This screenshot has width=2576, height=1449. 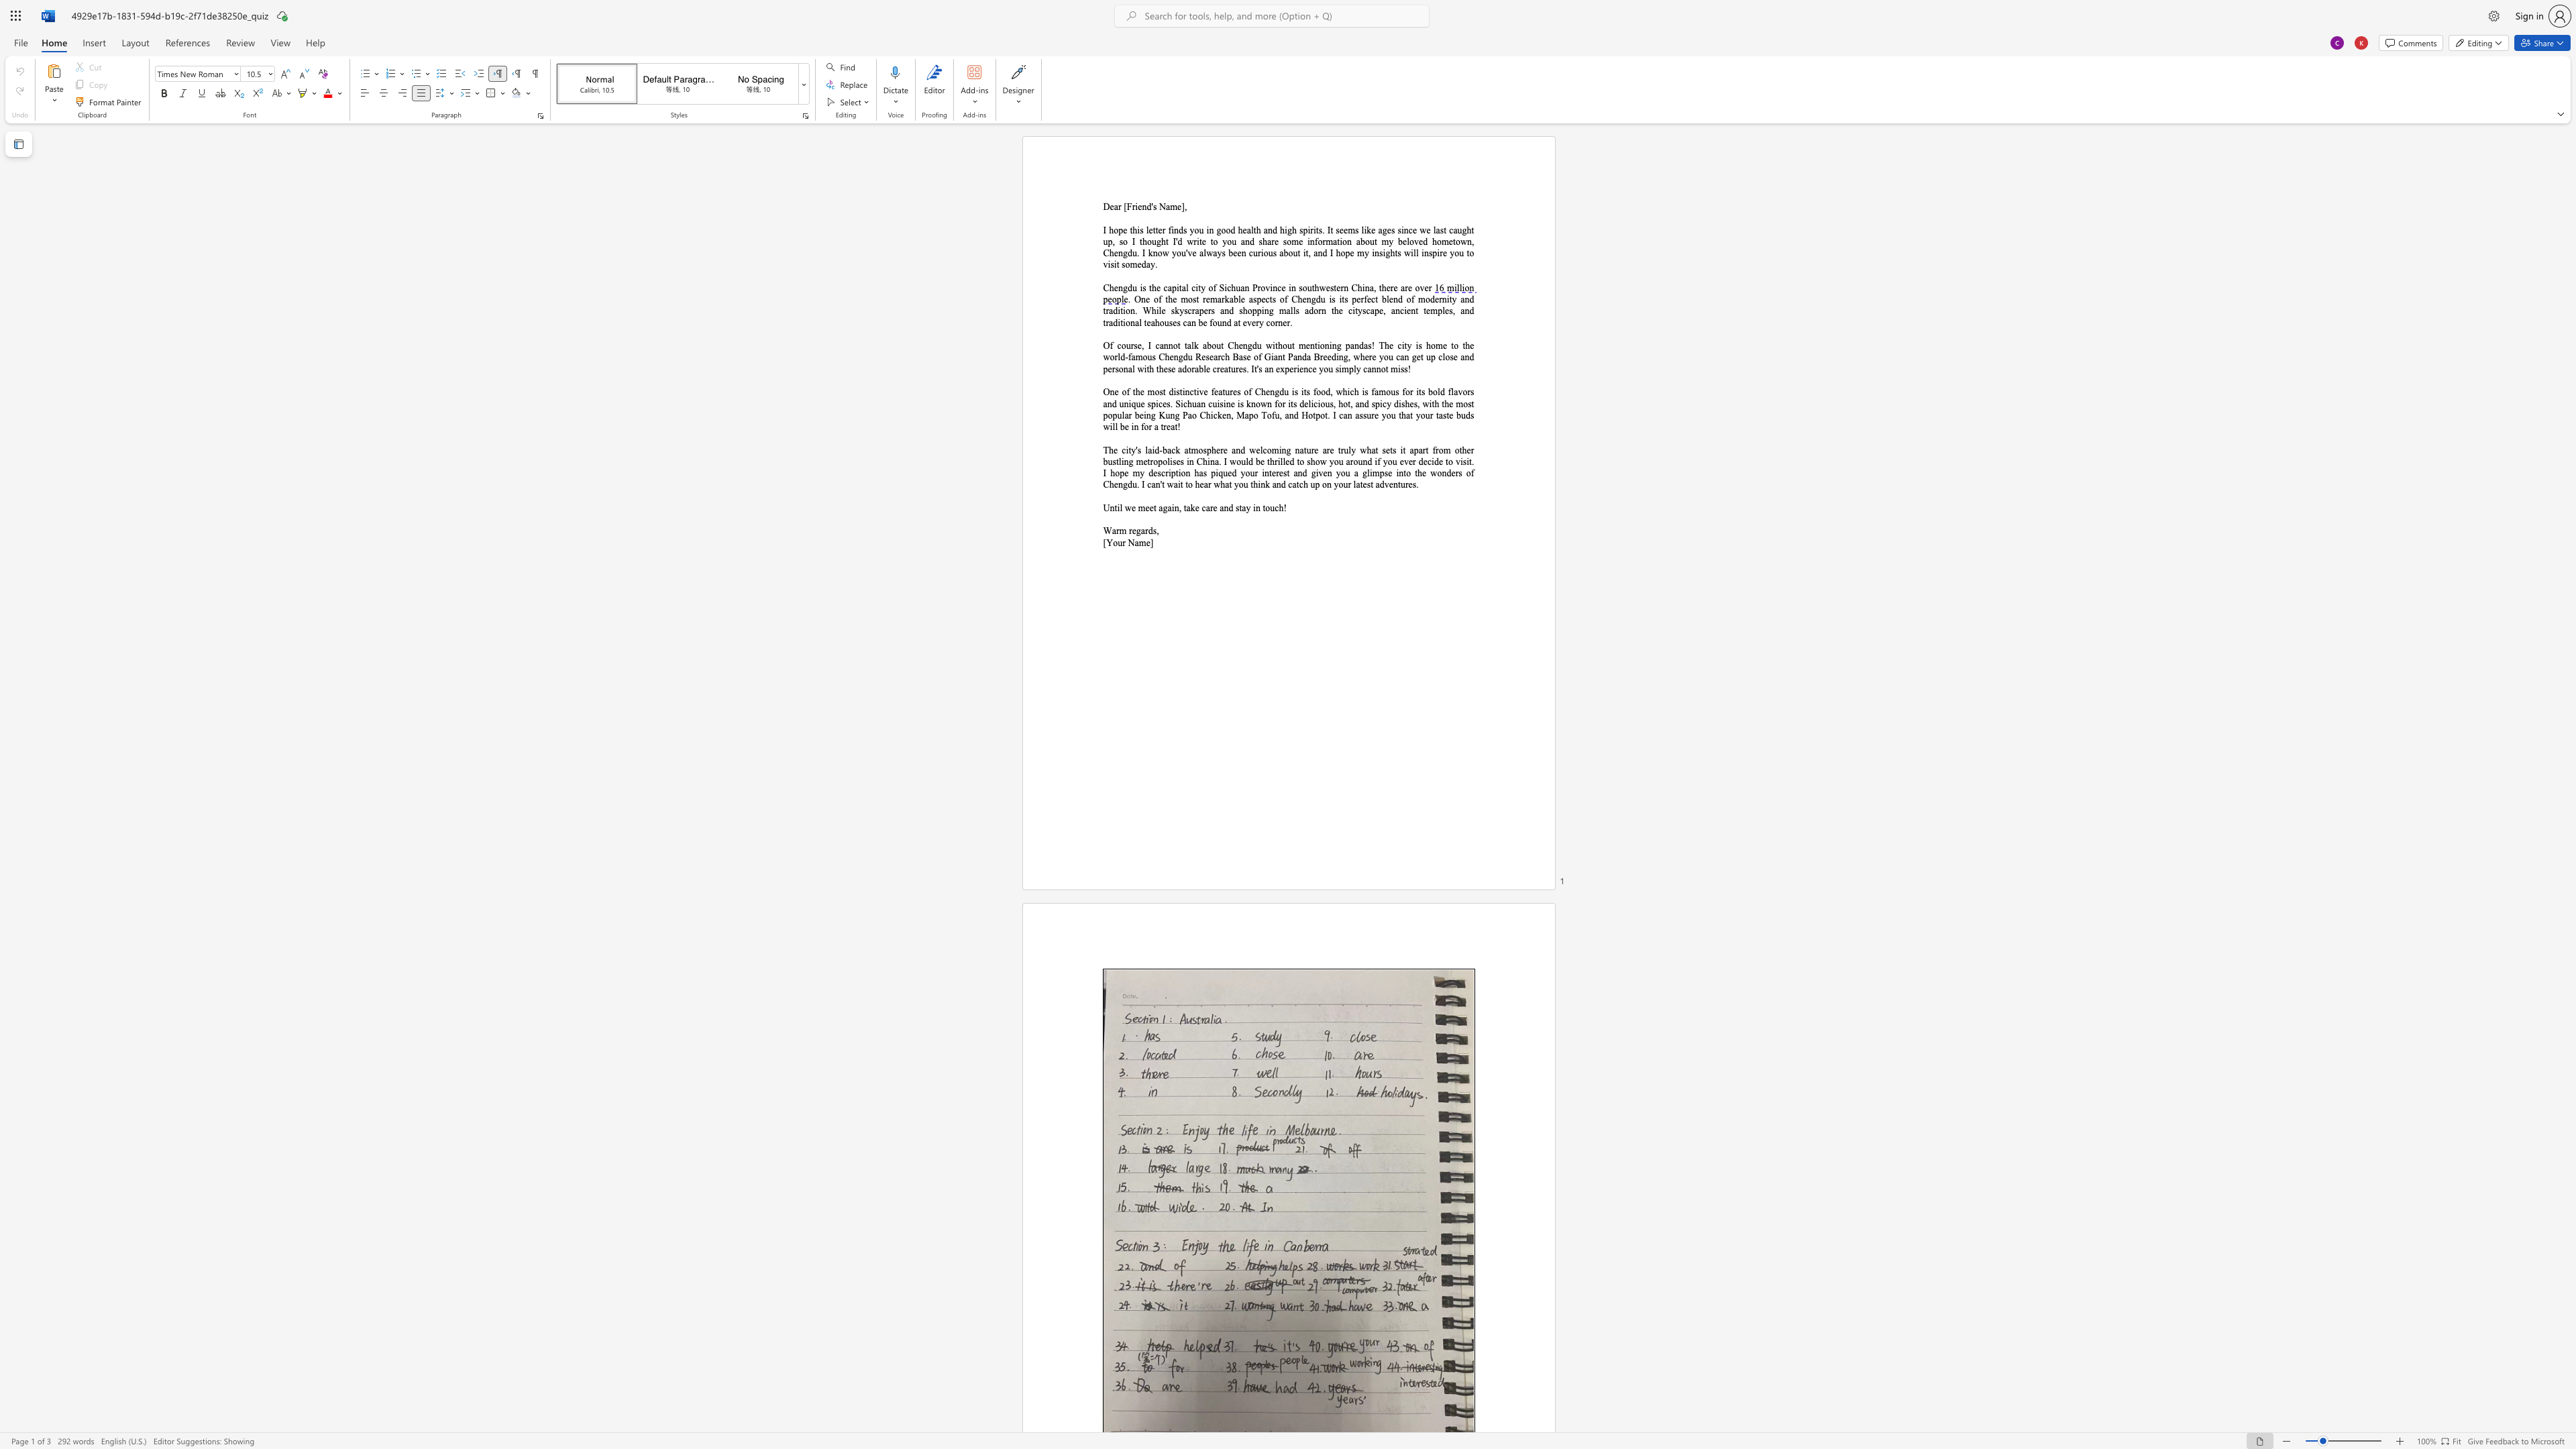 I want to click on the space between the continuous character "s" and "!" in the text, so click(x=1407, y=368).